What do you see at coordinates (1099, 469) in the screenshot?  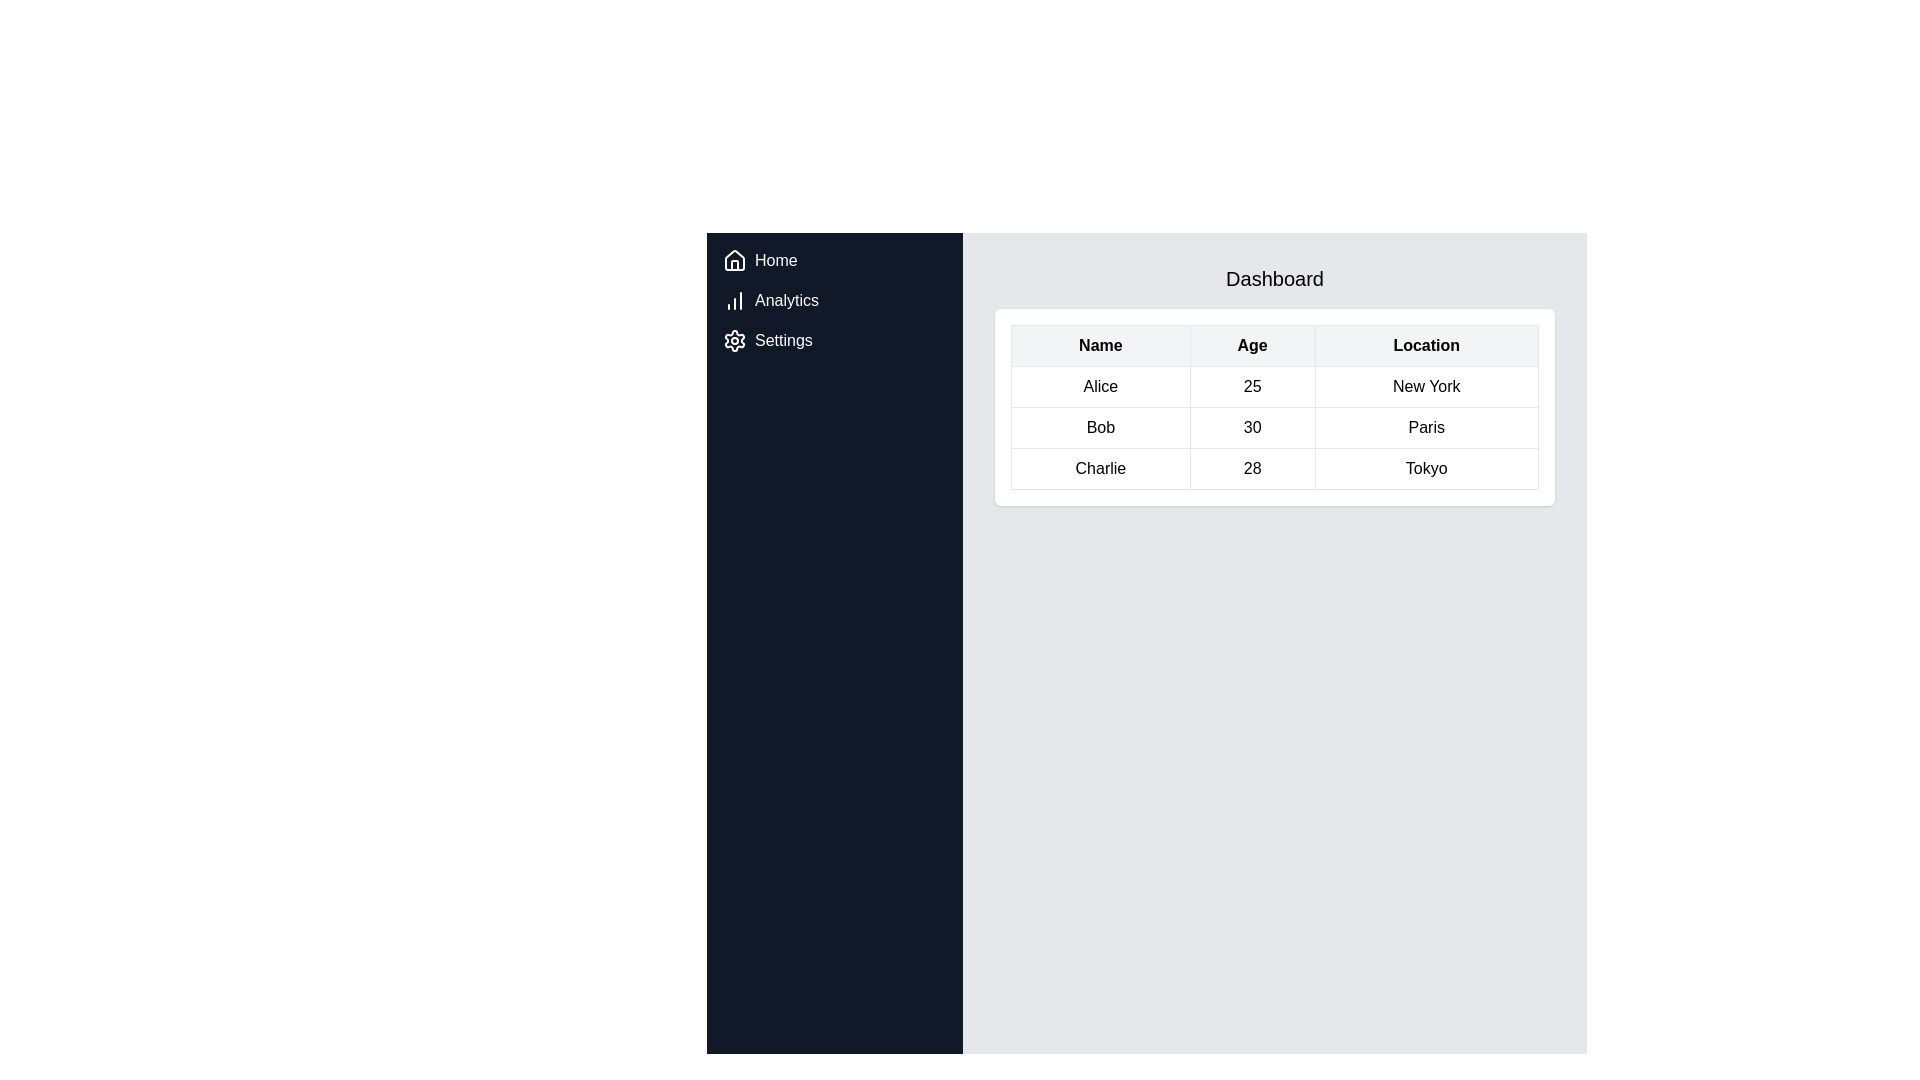 I see `the text label displaying 'Charlie' in the first column of the third row of the table` at bounding box center [1099, 469].